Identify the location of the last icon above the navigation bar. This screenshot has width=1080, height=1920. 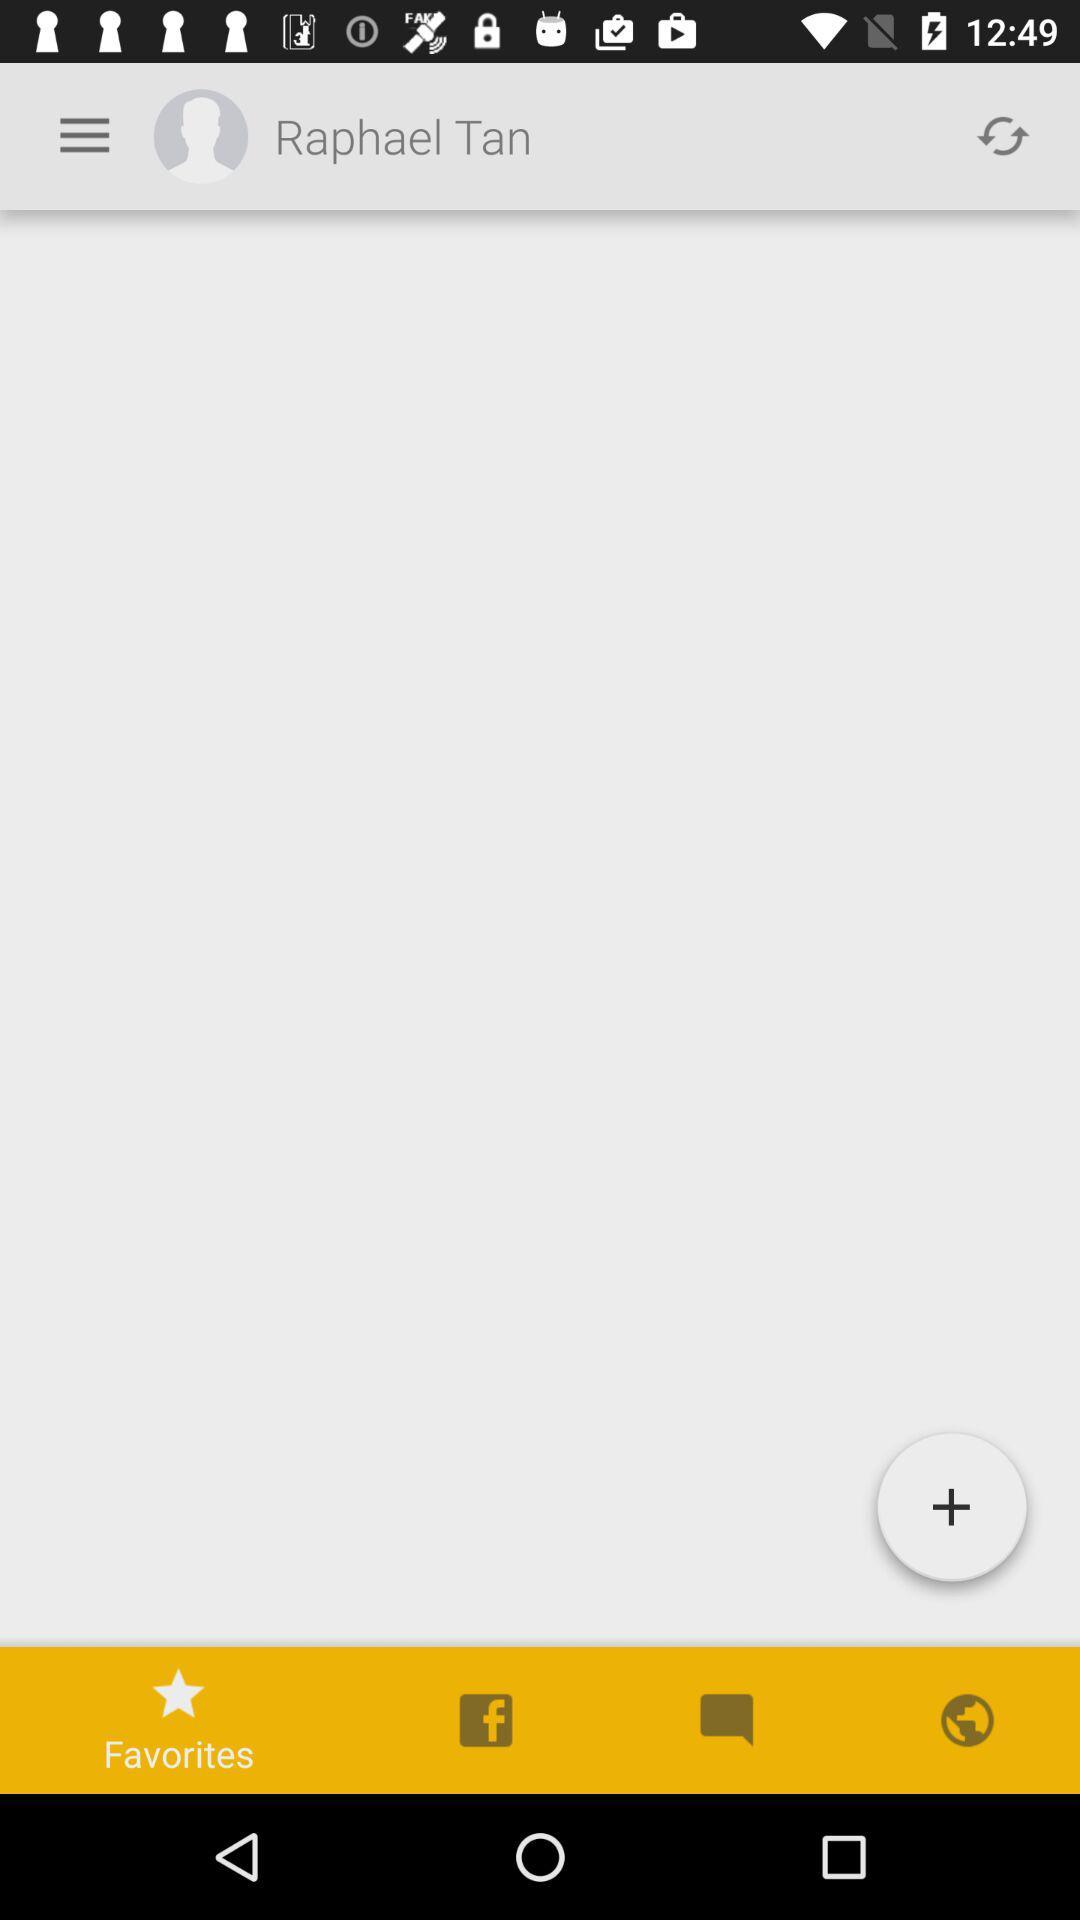
(963, 1719).